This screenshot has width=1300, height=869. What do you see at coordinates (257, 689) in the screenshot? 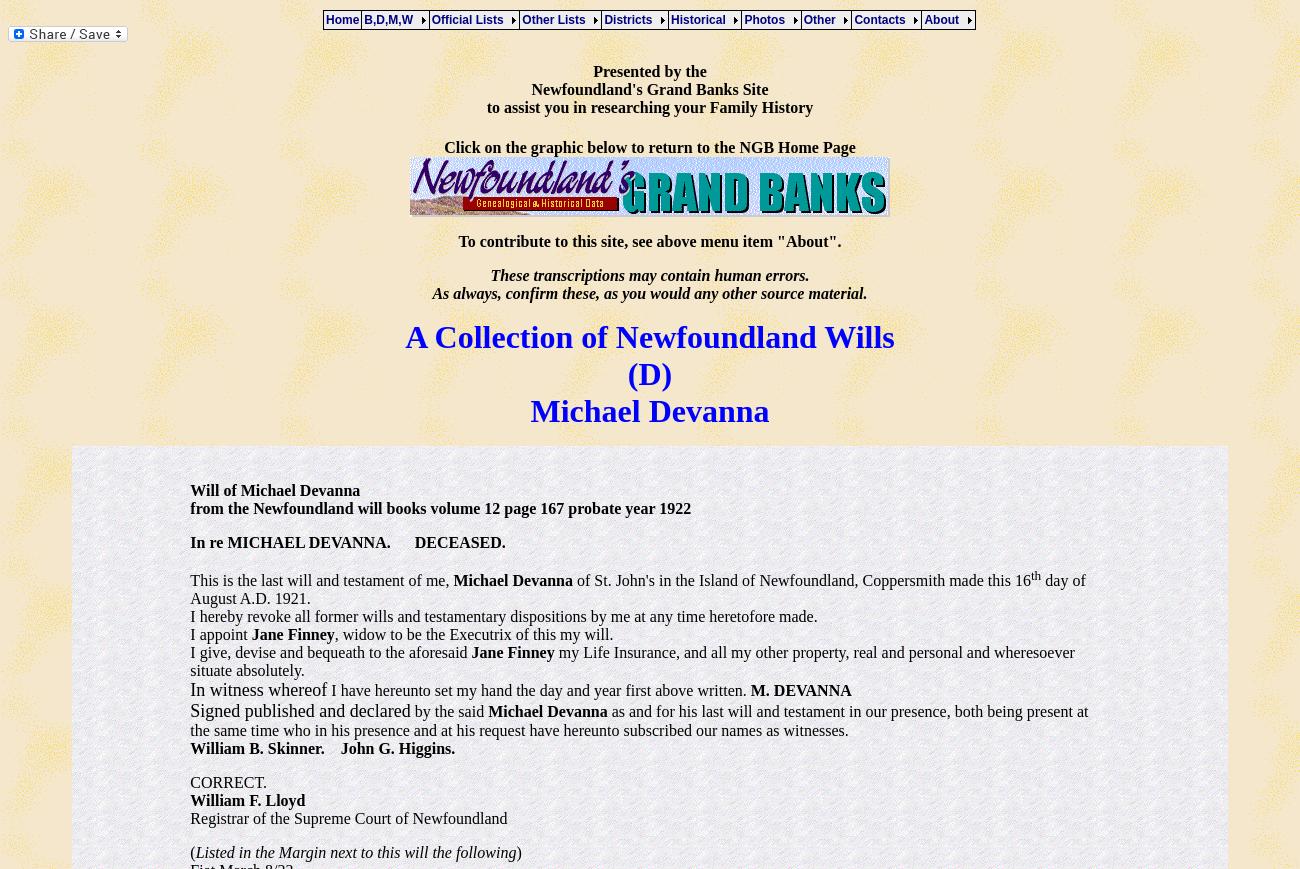
I see `'In witness whereof'` at bounding box center [257, 689].